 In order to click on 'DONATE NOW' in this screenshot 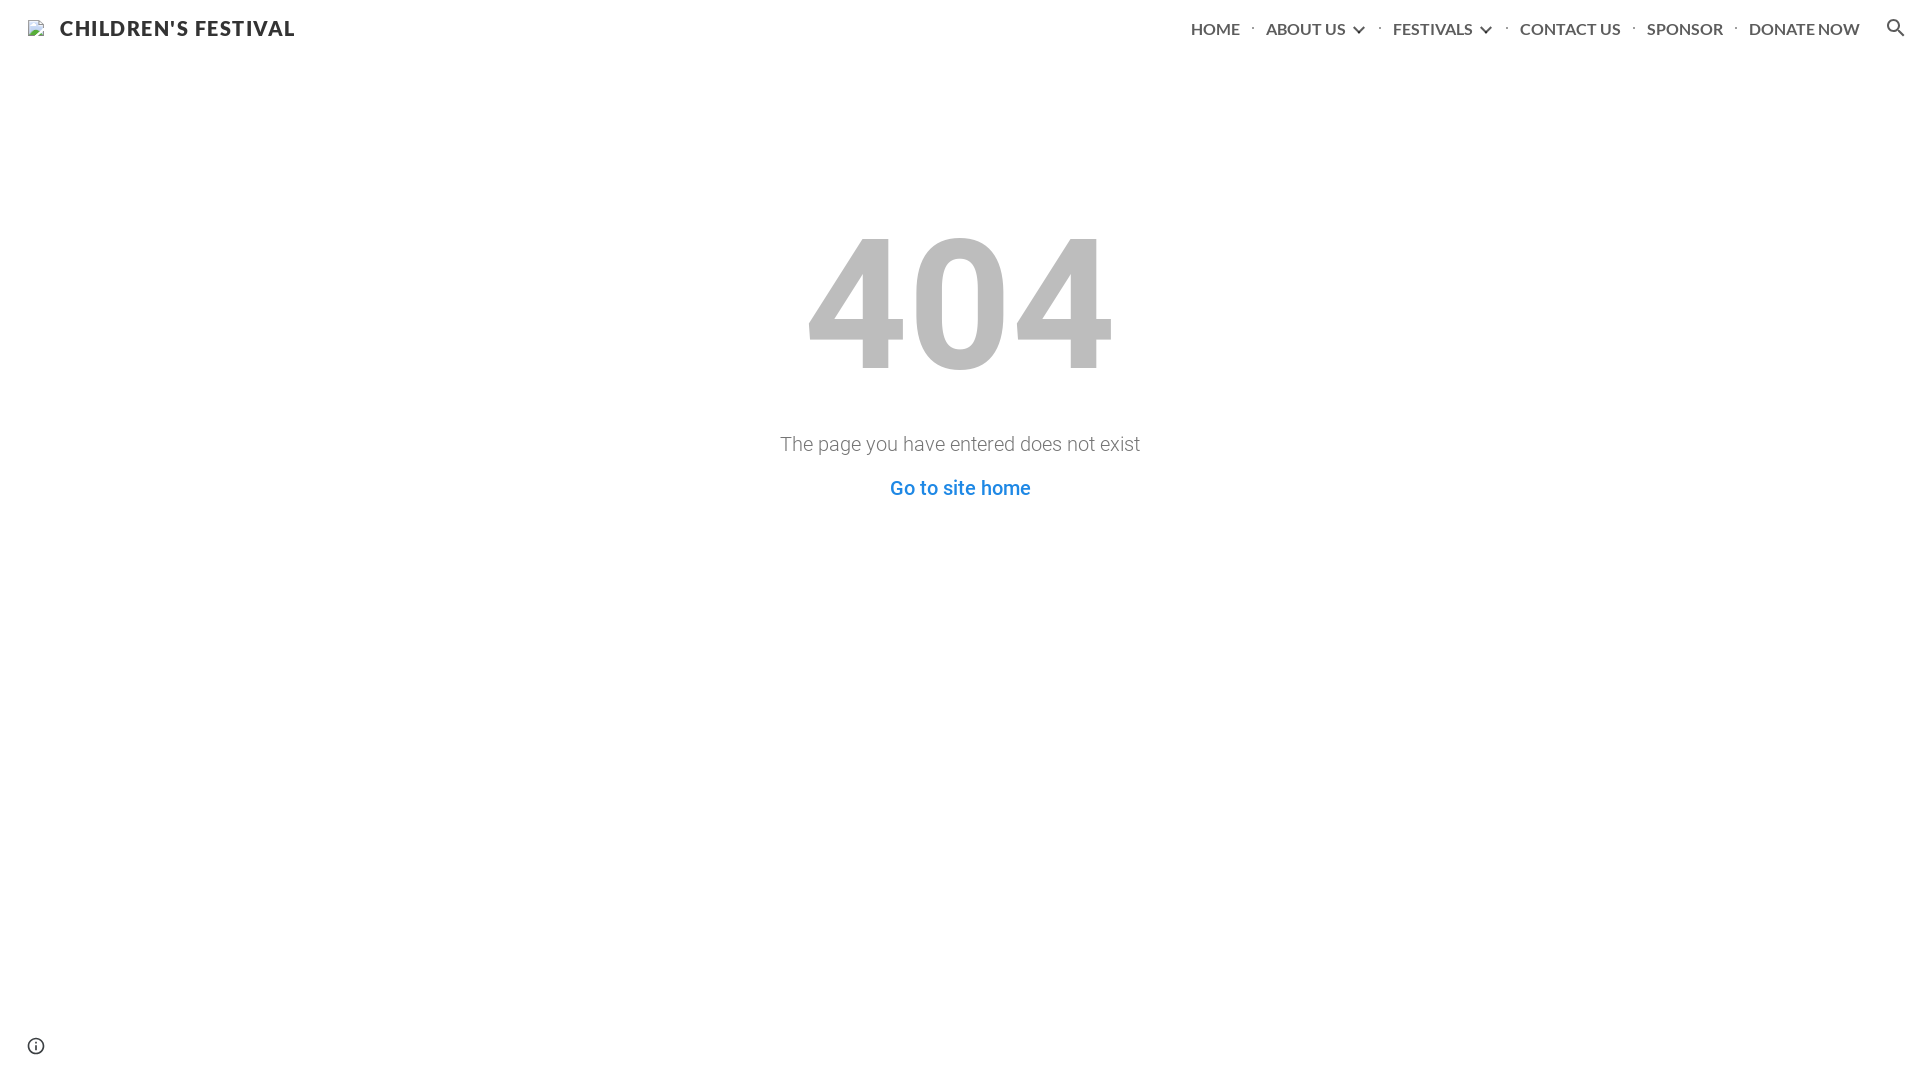, I will do `click(1804, 27)`.